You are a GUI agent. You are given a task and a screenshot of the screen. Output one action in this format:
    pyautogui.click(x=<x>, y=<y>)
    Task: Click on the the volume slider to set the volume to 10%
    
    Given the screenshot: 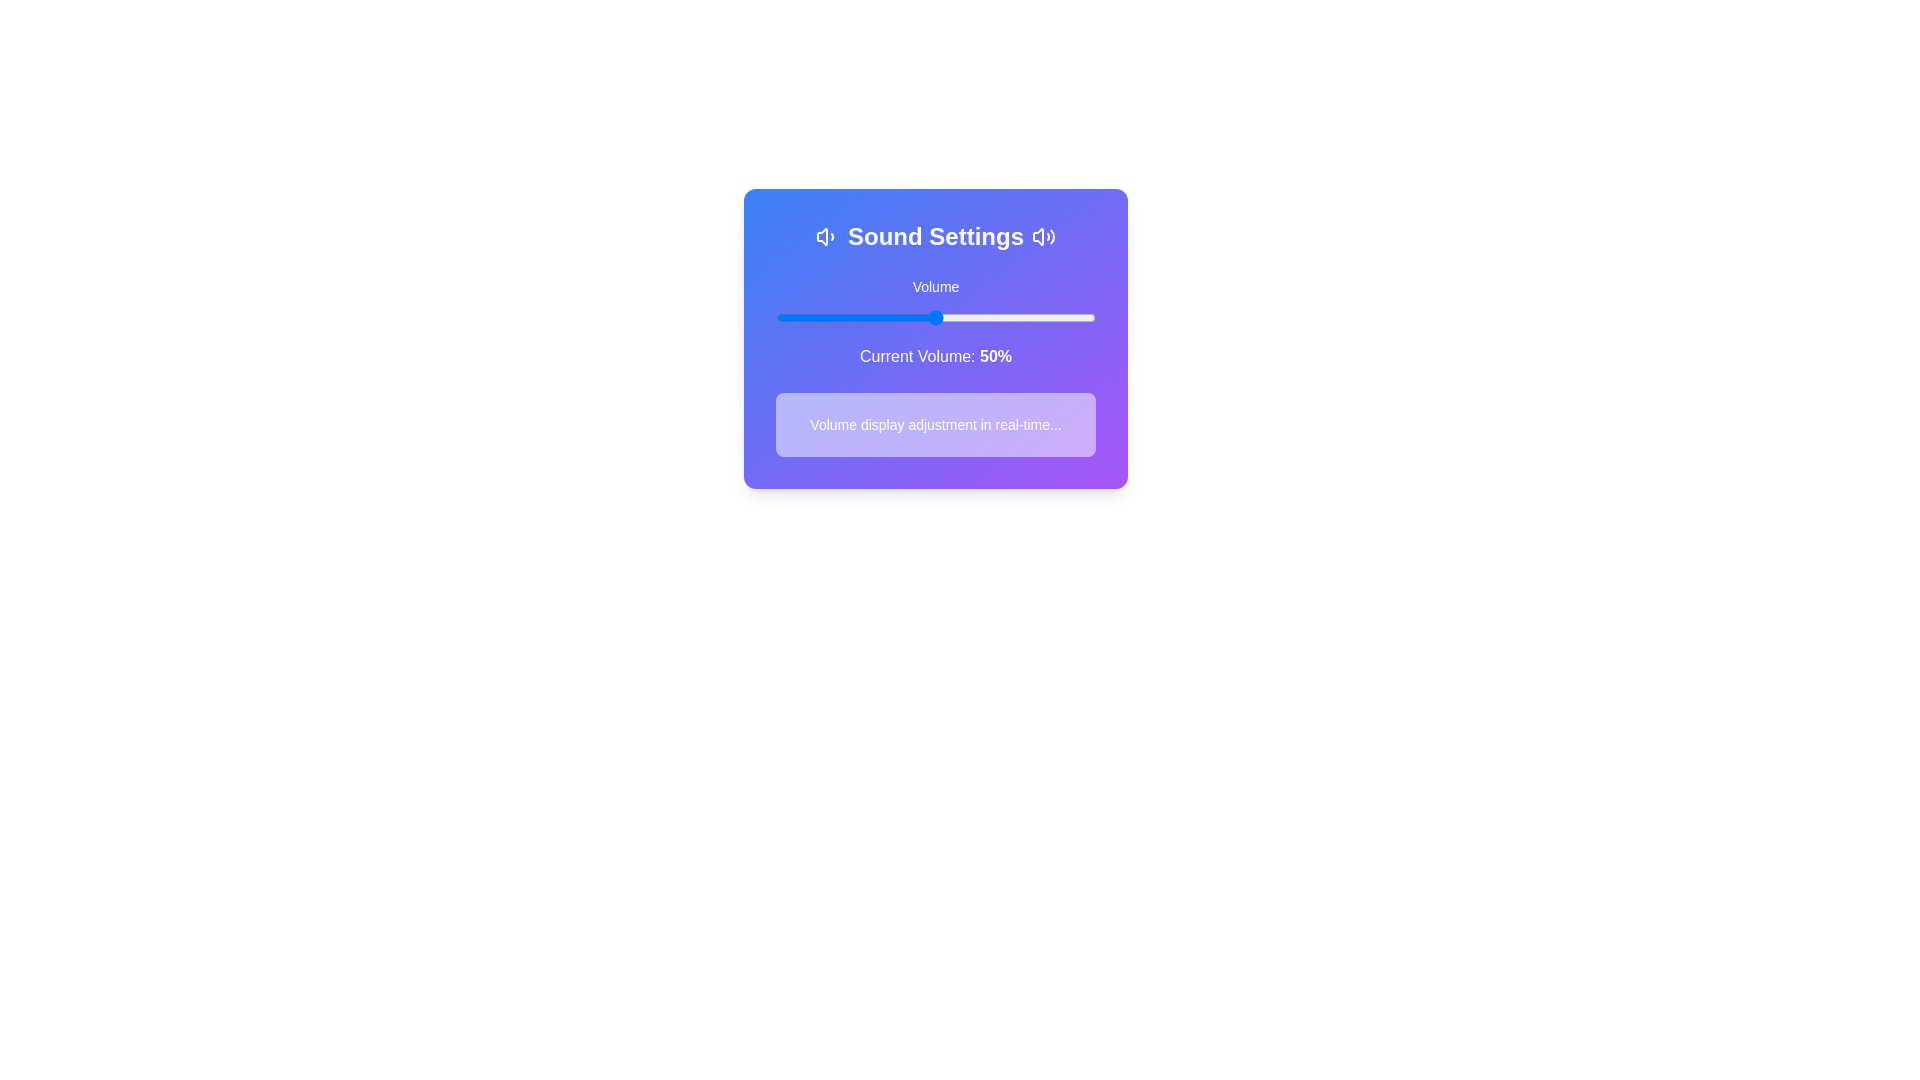 What is the action you would take?
    pyautogui.click(x=807, y=316)
    